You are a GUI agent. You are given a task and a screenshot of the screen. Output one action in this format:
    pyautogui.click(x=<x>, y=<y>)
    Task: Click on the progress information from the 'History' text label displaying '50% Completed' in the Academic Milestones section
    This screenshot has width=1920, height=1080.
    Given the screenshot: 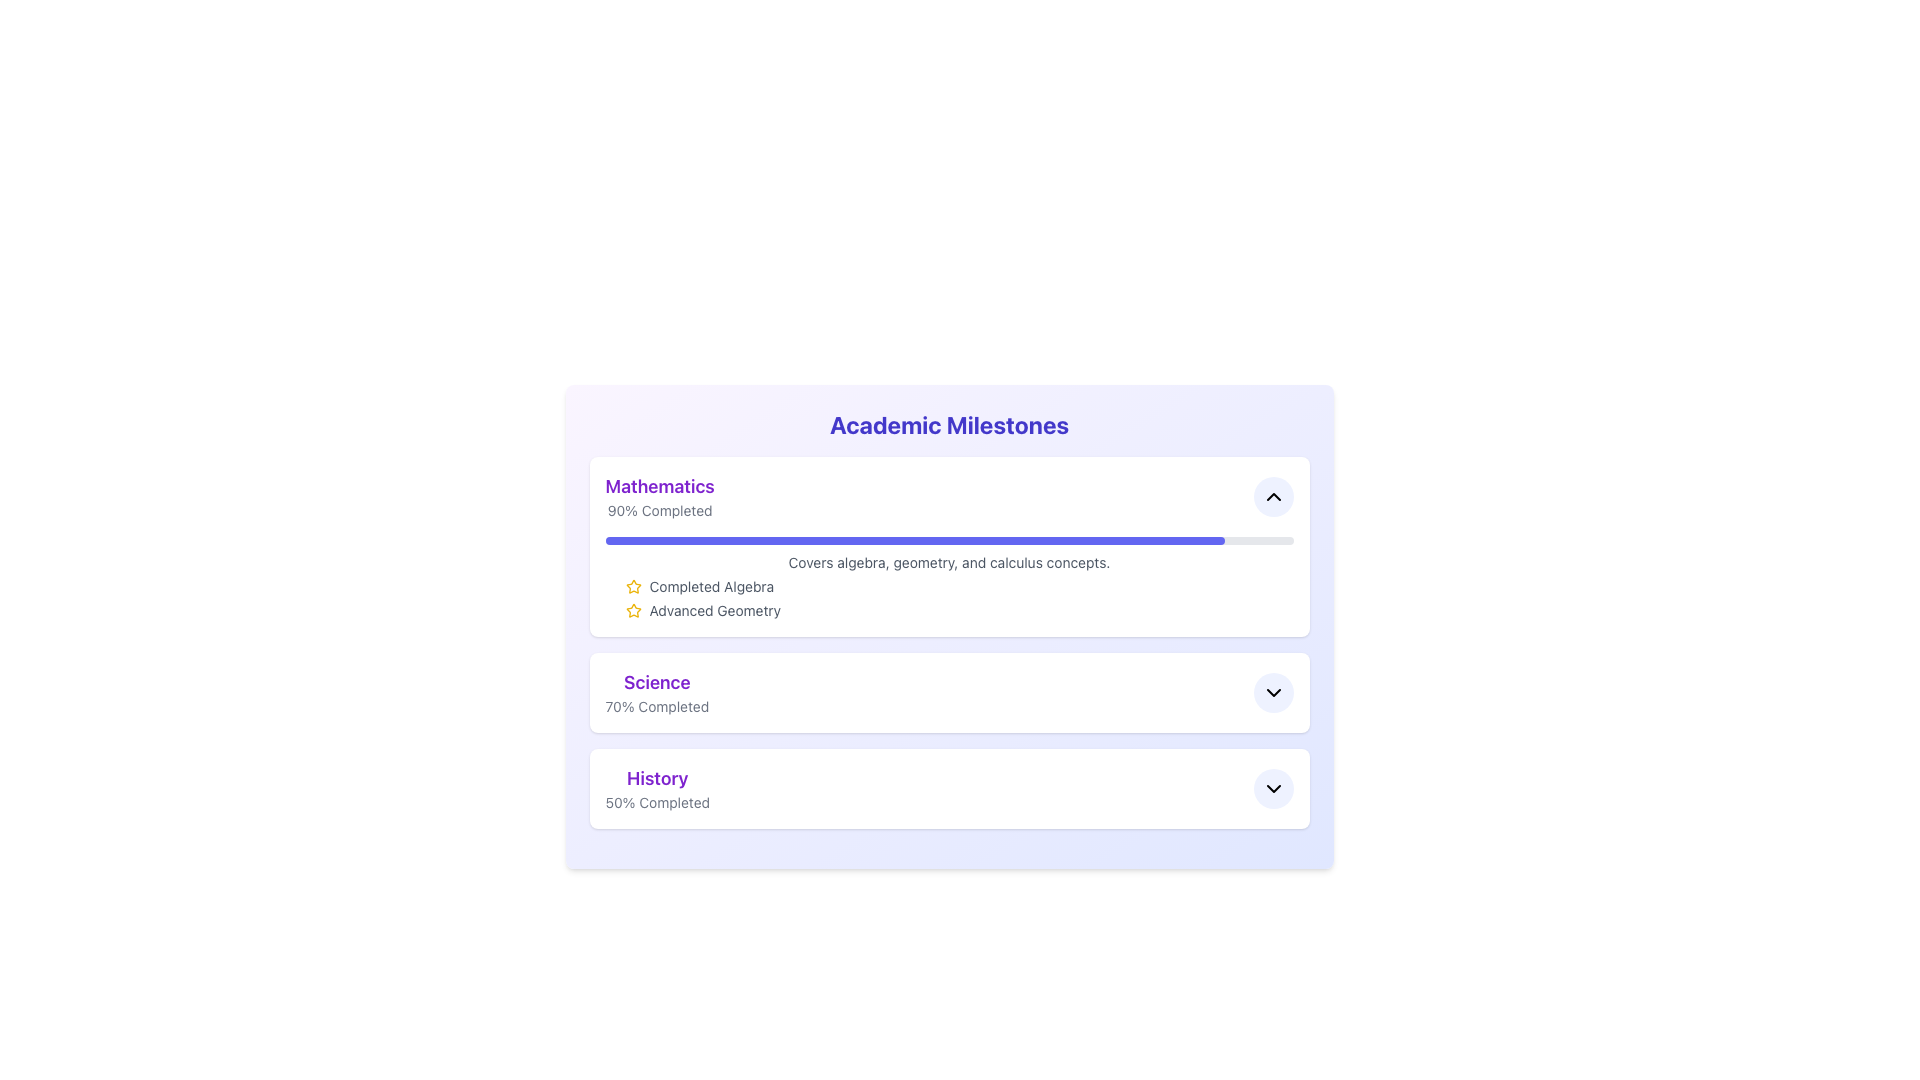 What is the action you would take?
    pyautogui.click(x=657, y=788)
    